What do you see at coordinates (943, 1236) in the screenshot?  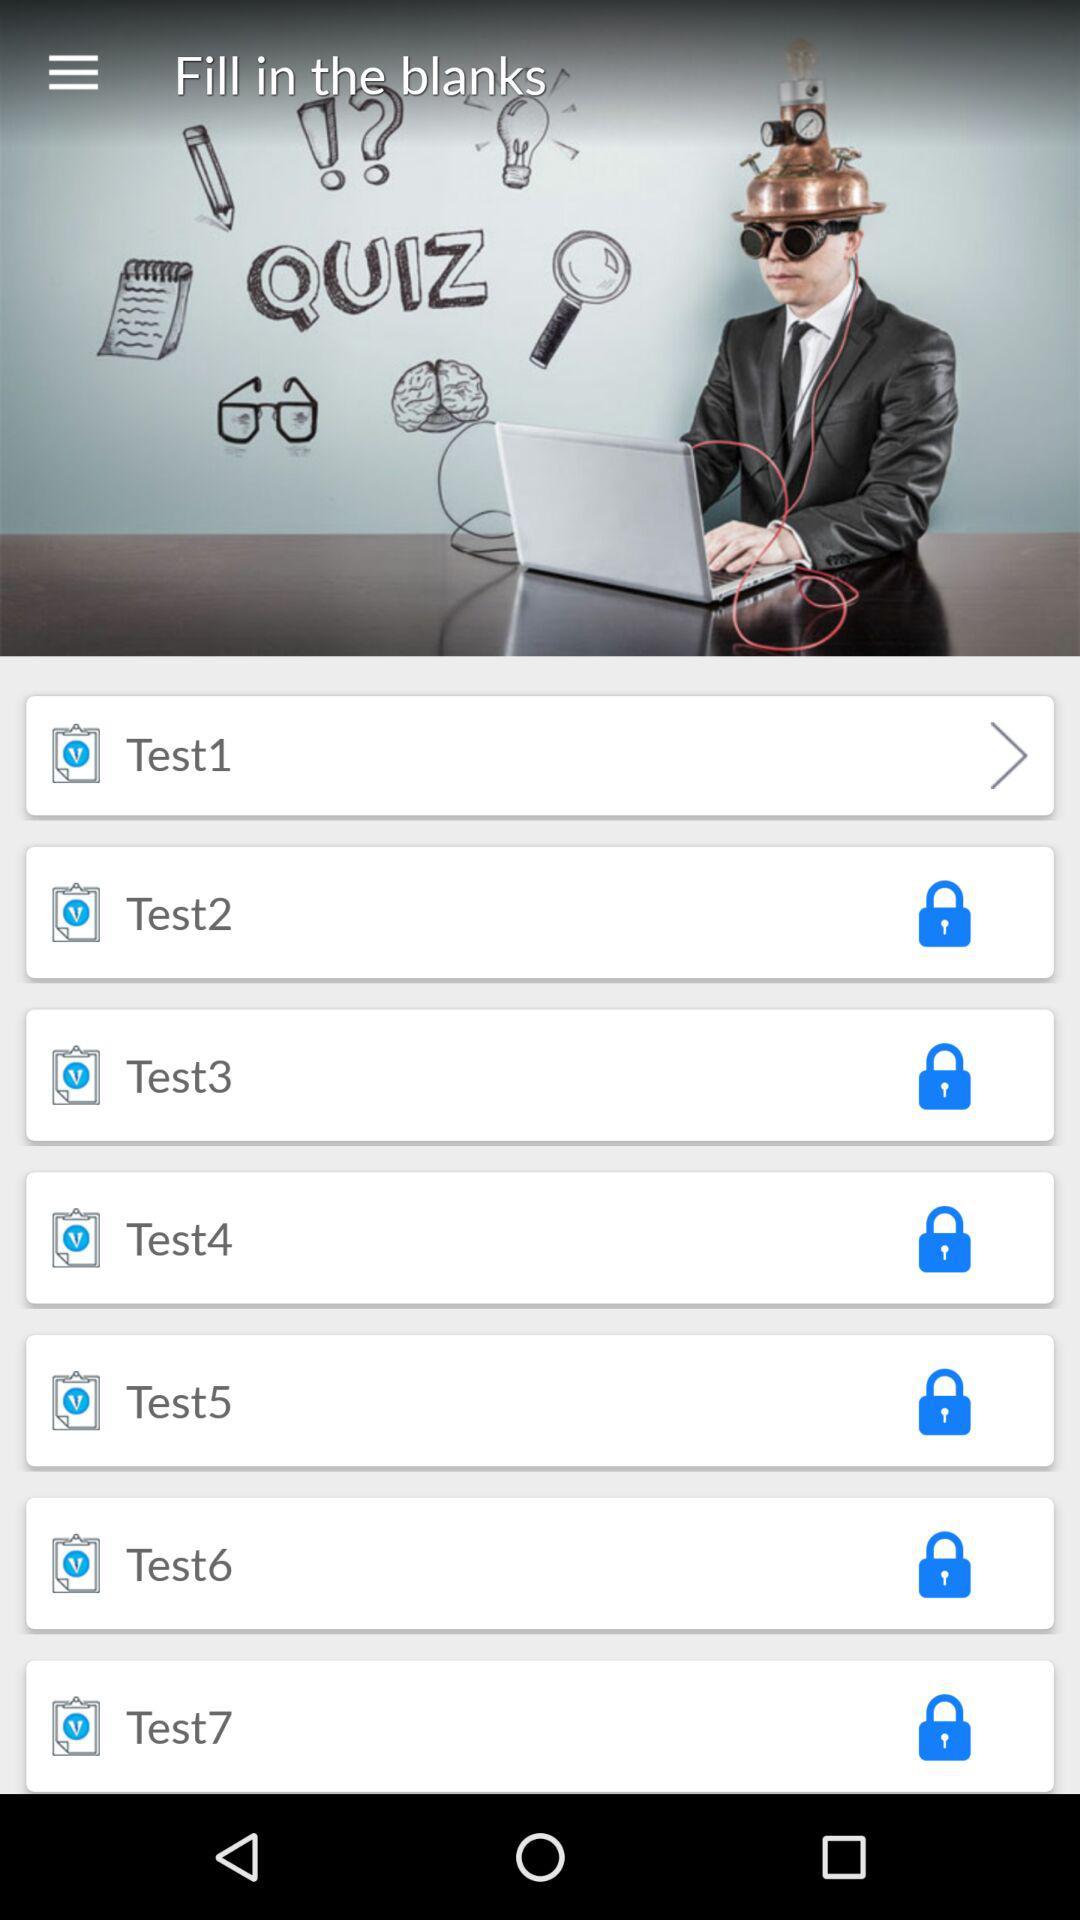 I see `icon next to test4` at bounding box center [943, 1236].